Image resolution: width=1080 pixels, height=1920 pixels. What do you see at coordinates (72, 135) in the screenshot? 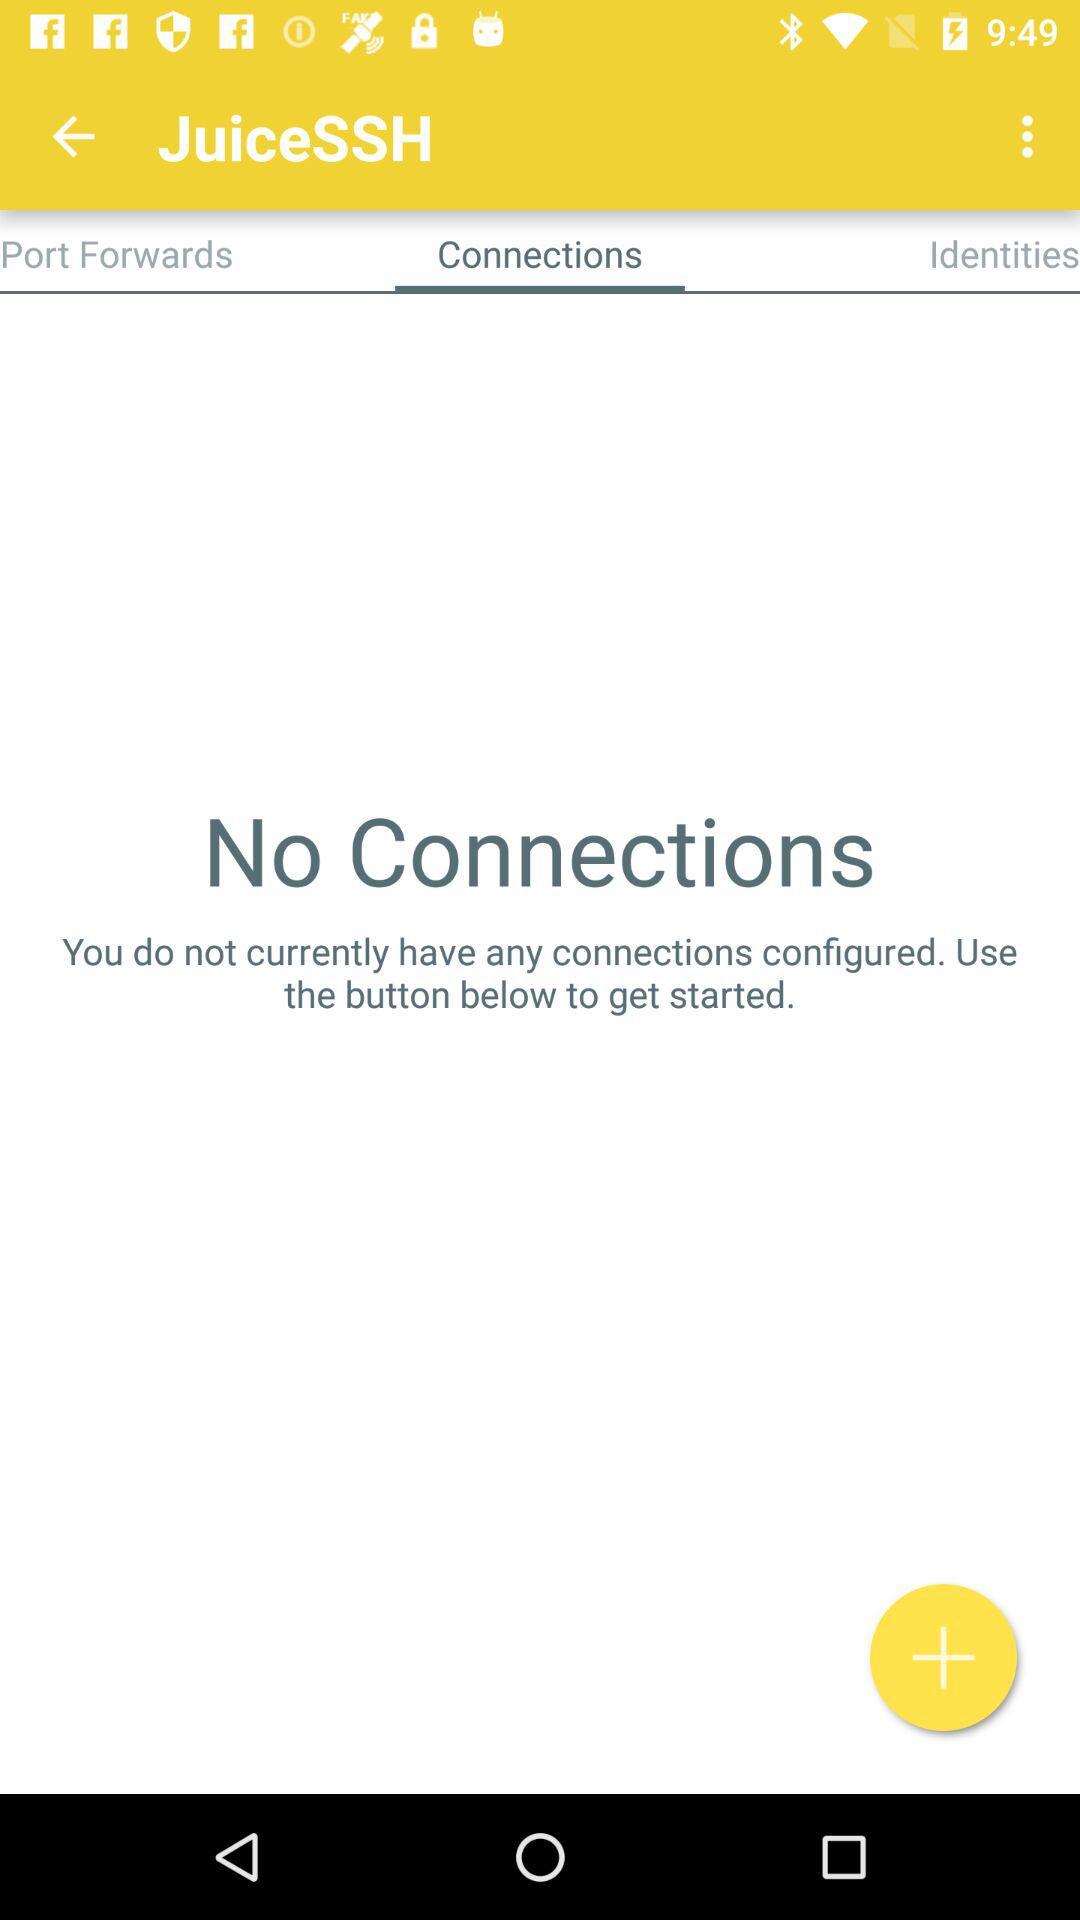
I see `icon next to the juicessh` at bounding box center [72, 135].